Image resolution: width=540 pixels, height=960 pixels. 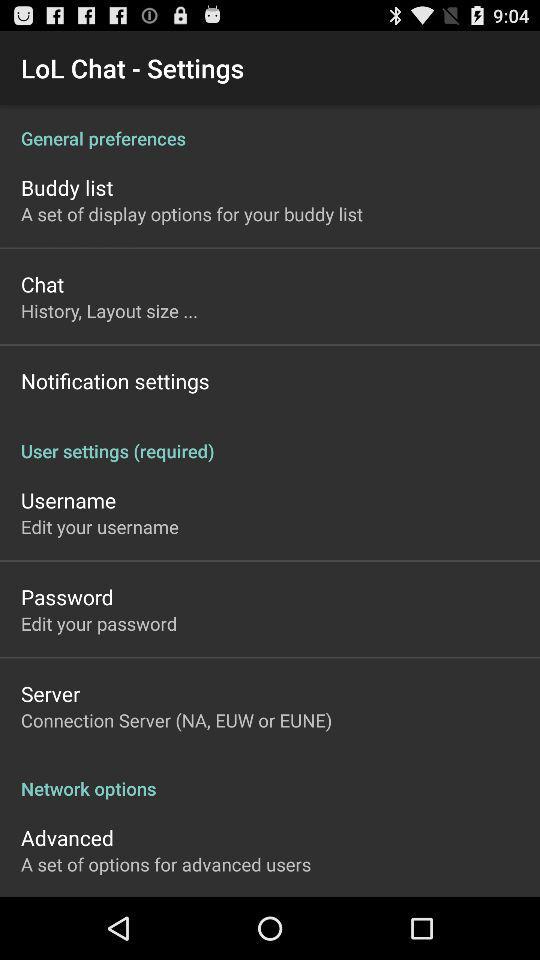 I want to click on app above buddy list app, so click(x=270, y=126).